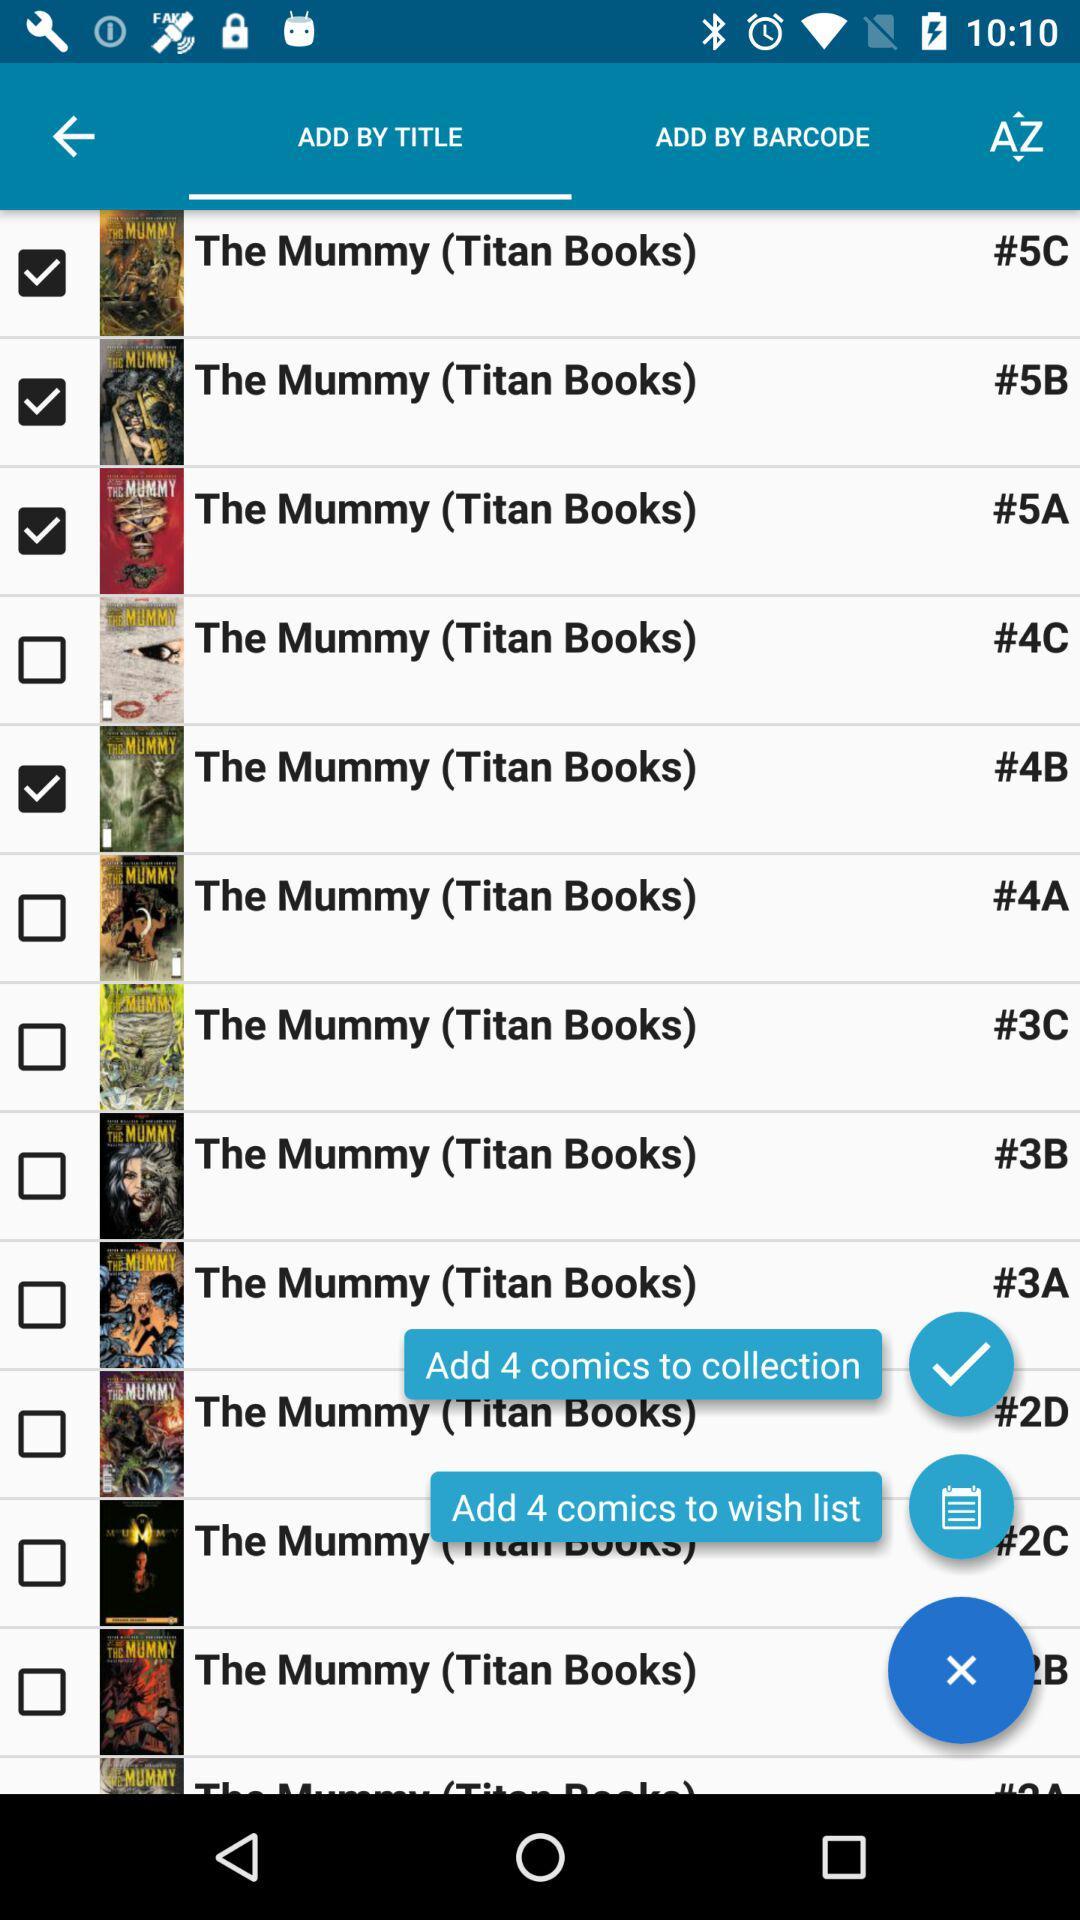 The height and width of the screenshot is (1920, 1080). What do you see at coordinates (48, 401) in the screenshot?
I see `selection for that comic` at bounding box center [48, 401].